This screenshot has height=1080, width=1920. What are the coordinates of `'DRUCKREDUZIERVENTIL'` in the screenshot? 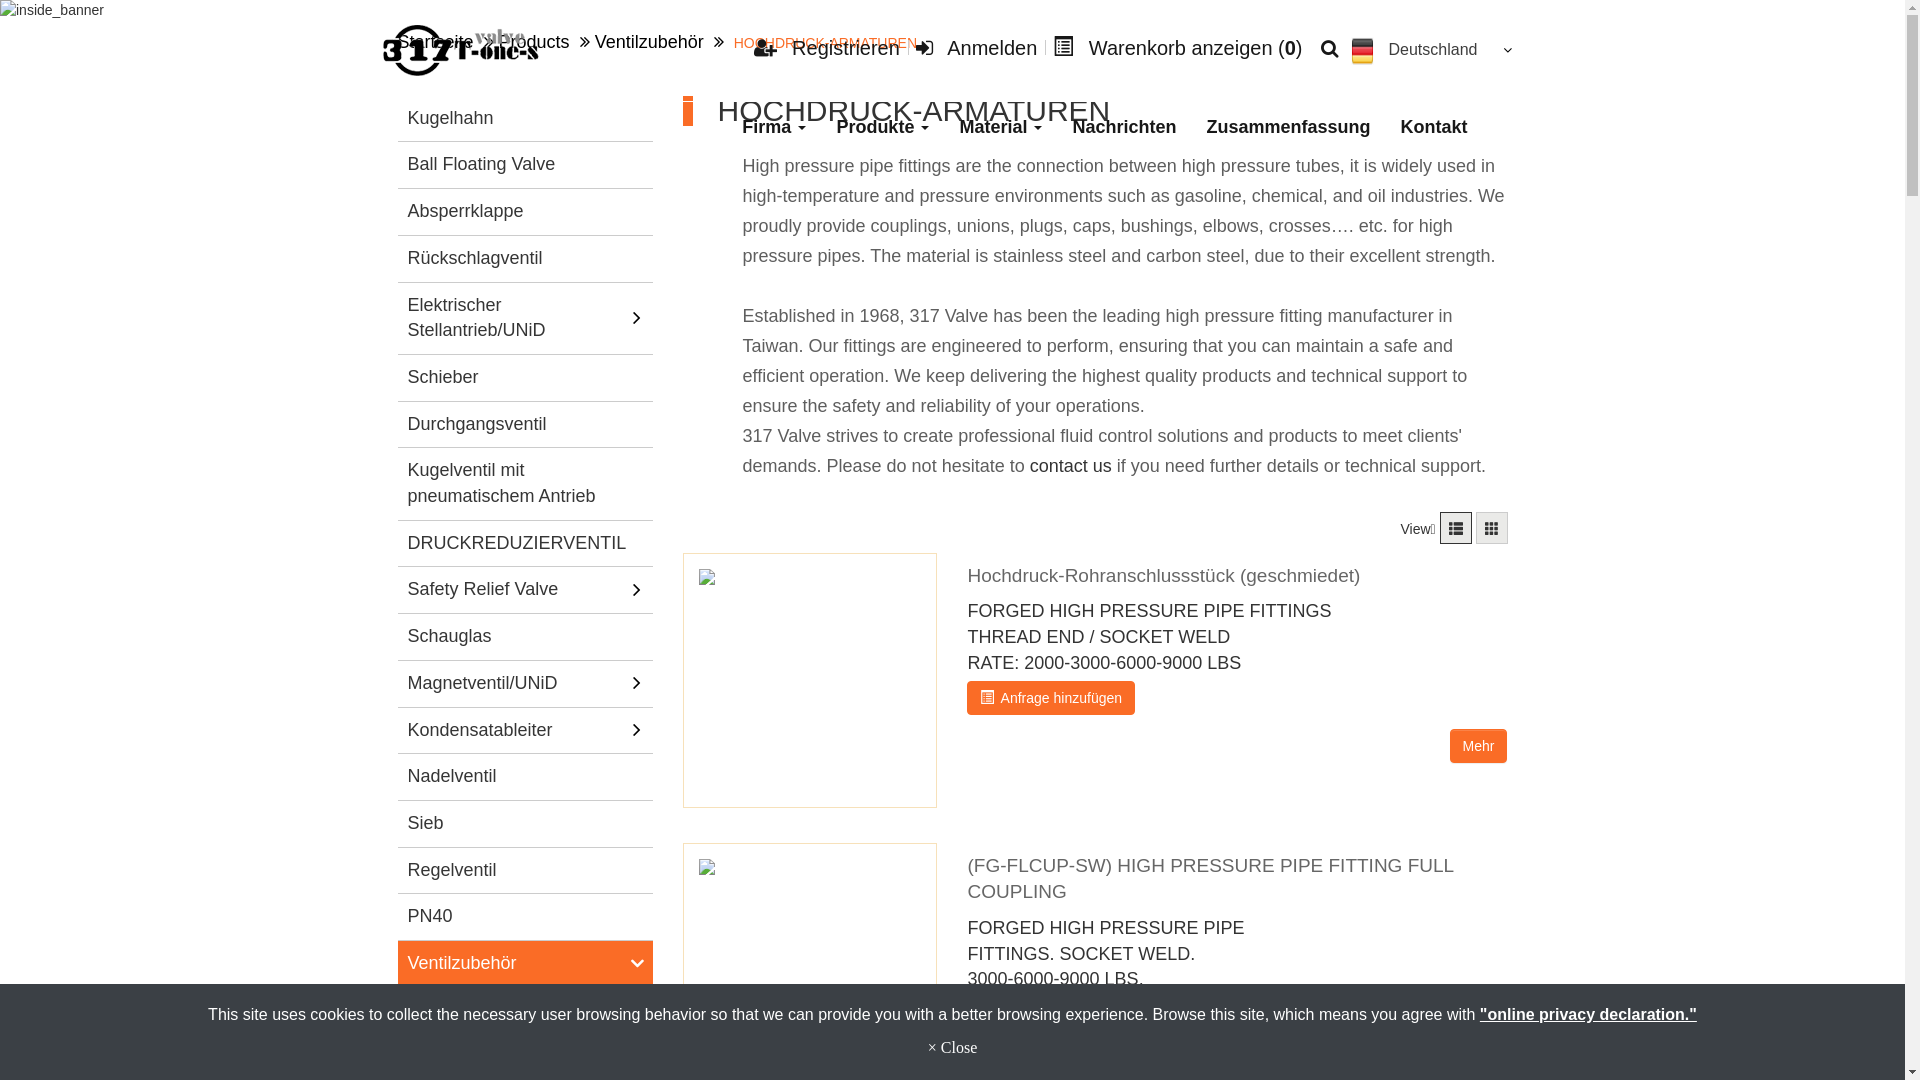 It's located at (524, 543).